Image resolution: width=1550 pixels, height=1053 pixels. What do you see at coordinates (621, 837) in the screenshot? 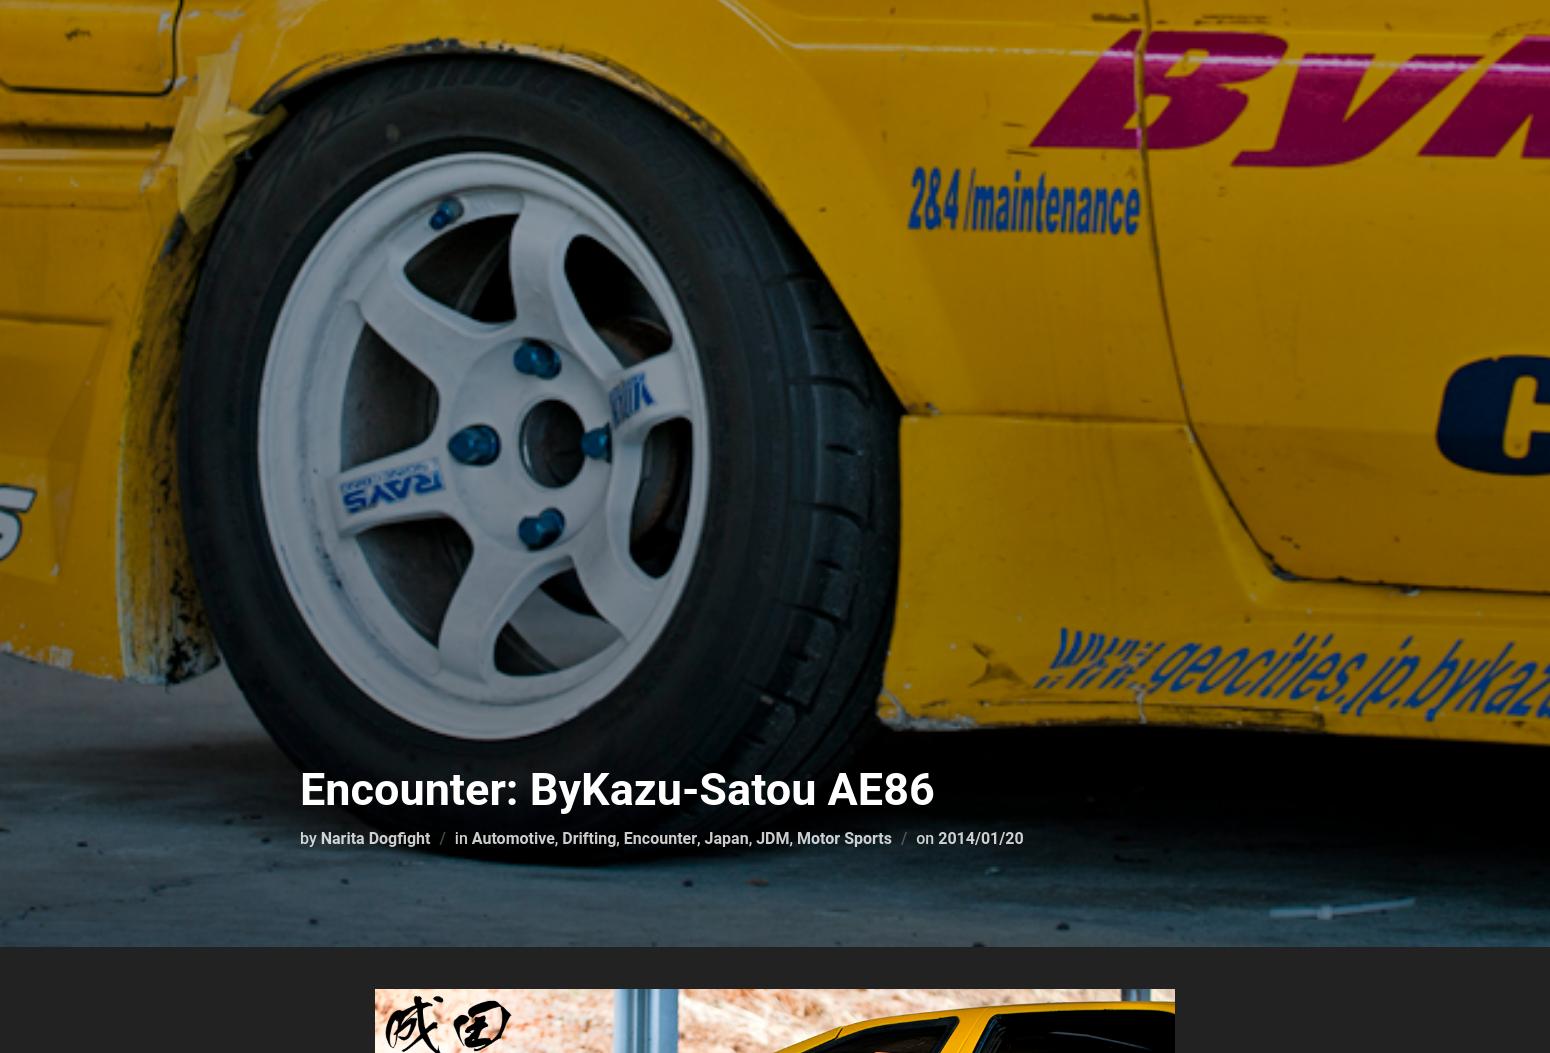
I see `'Encounter'` at bounding box center [621, 837].